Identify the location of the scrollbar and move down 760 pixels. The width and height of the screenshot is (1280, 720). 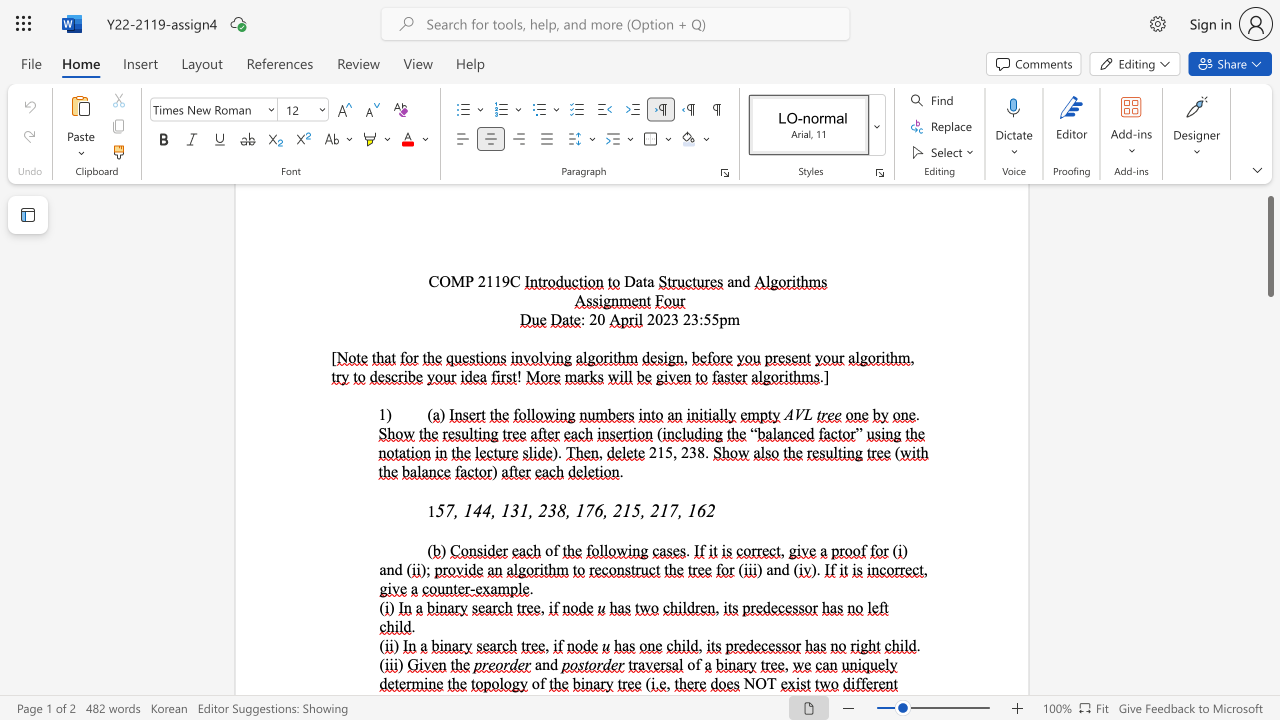
(1269, 245).